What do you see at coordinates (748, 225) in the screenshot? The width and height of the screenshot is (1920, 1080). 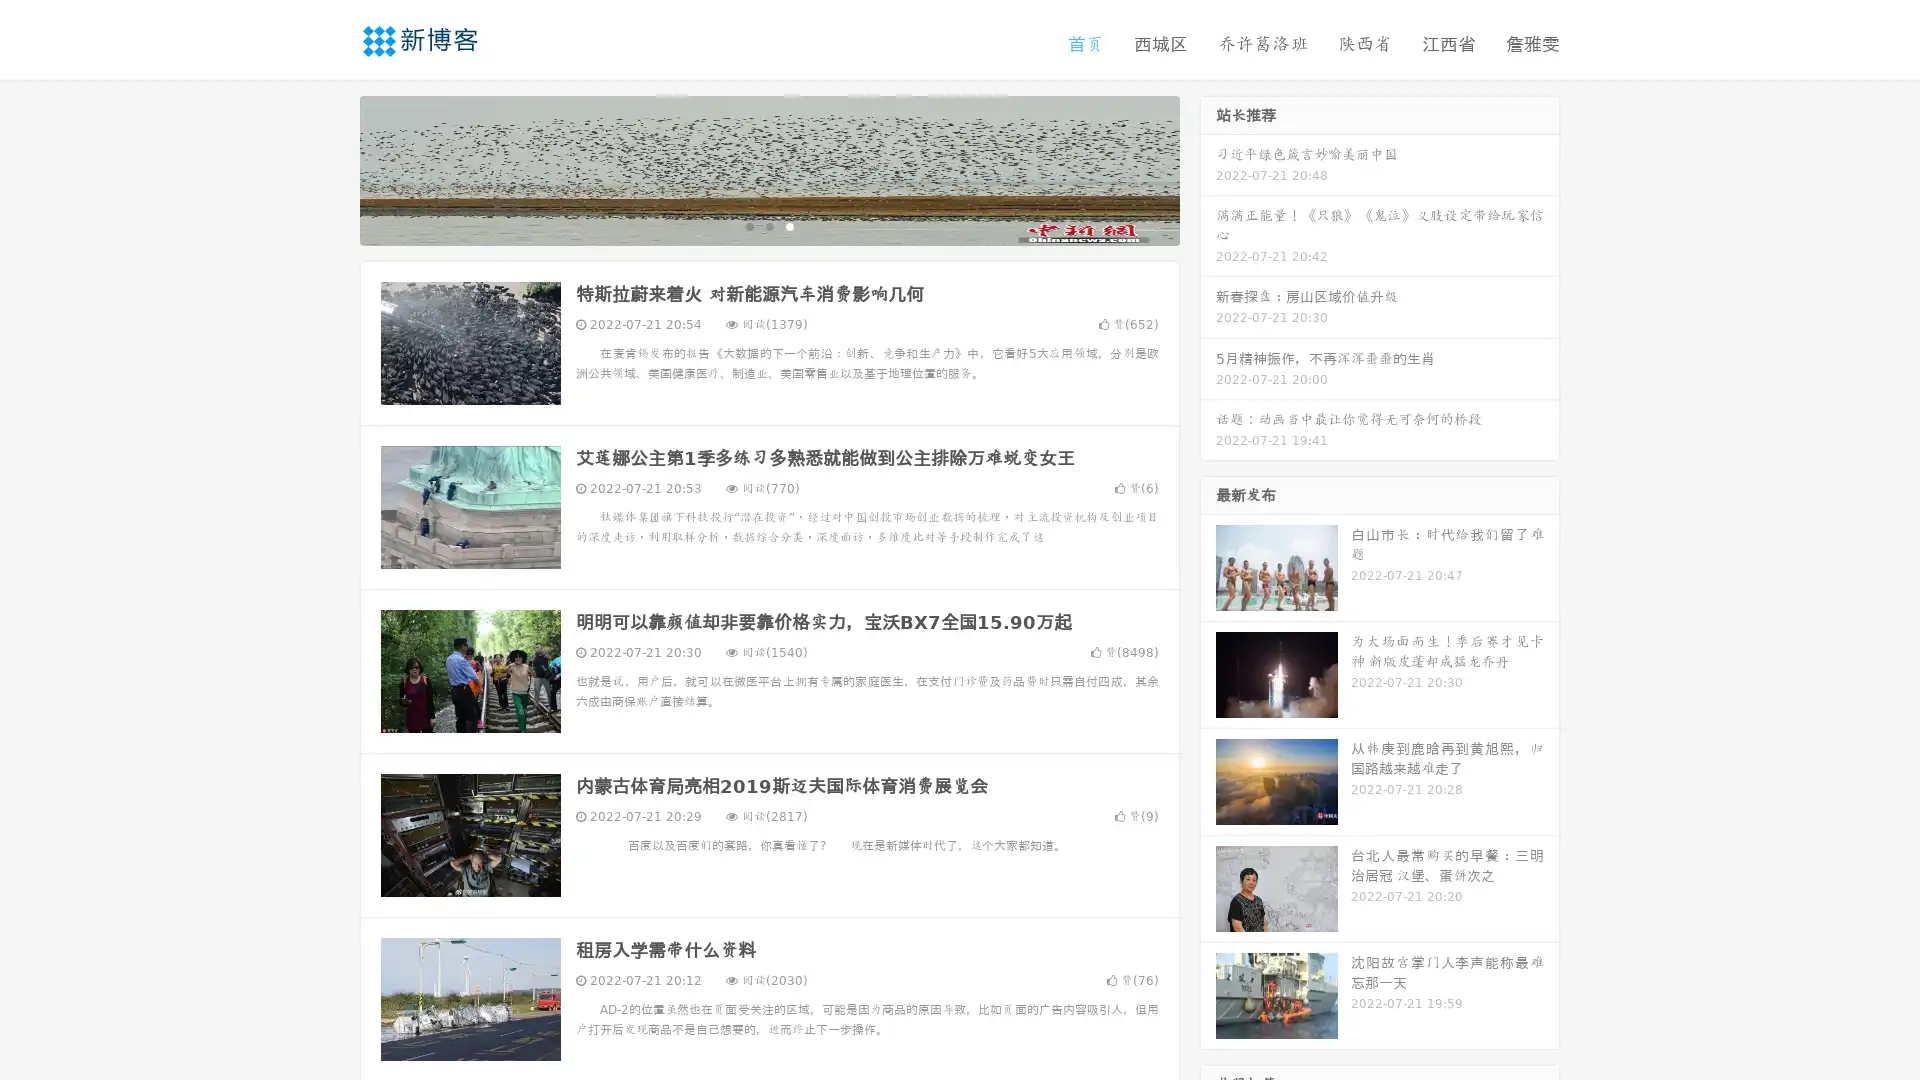 I see `Go to slide 1` at bounding box center [748, 225].